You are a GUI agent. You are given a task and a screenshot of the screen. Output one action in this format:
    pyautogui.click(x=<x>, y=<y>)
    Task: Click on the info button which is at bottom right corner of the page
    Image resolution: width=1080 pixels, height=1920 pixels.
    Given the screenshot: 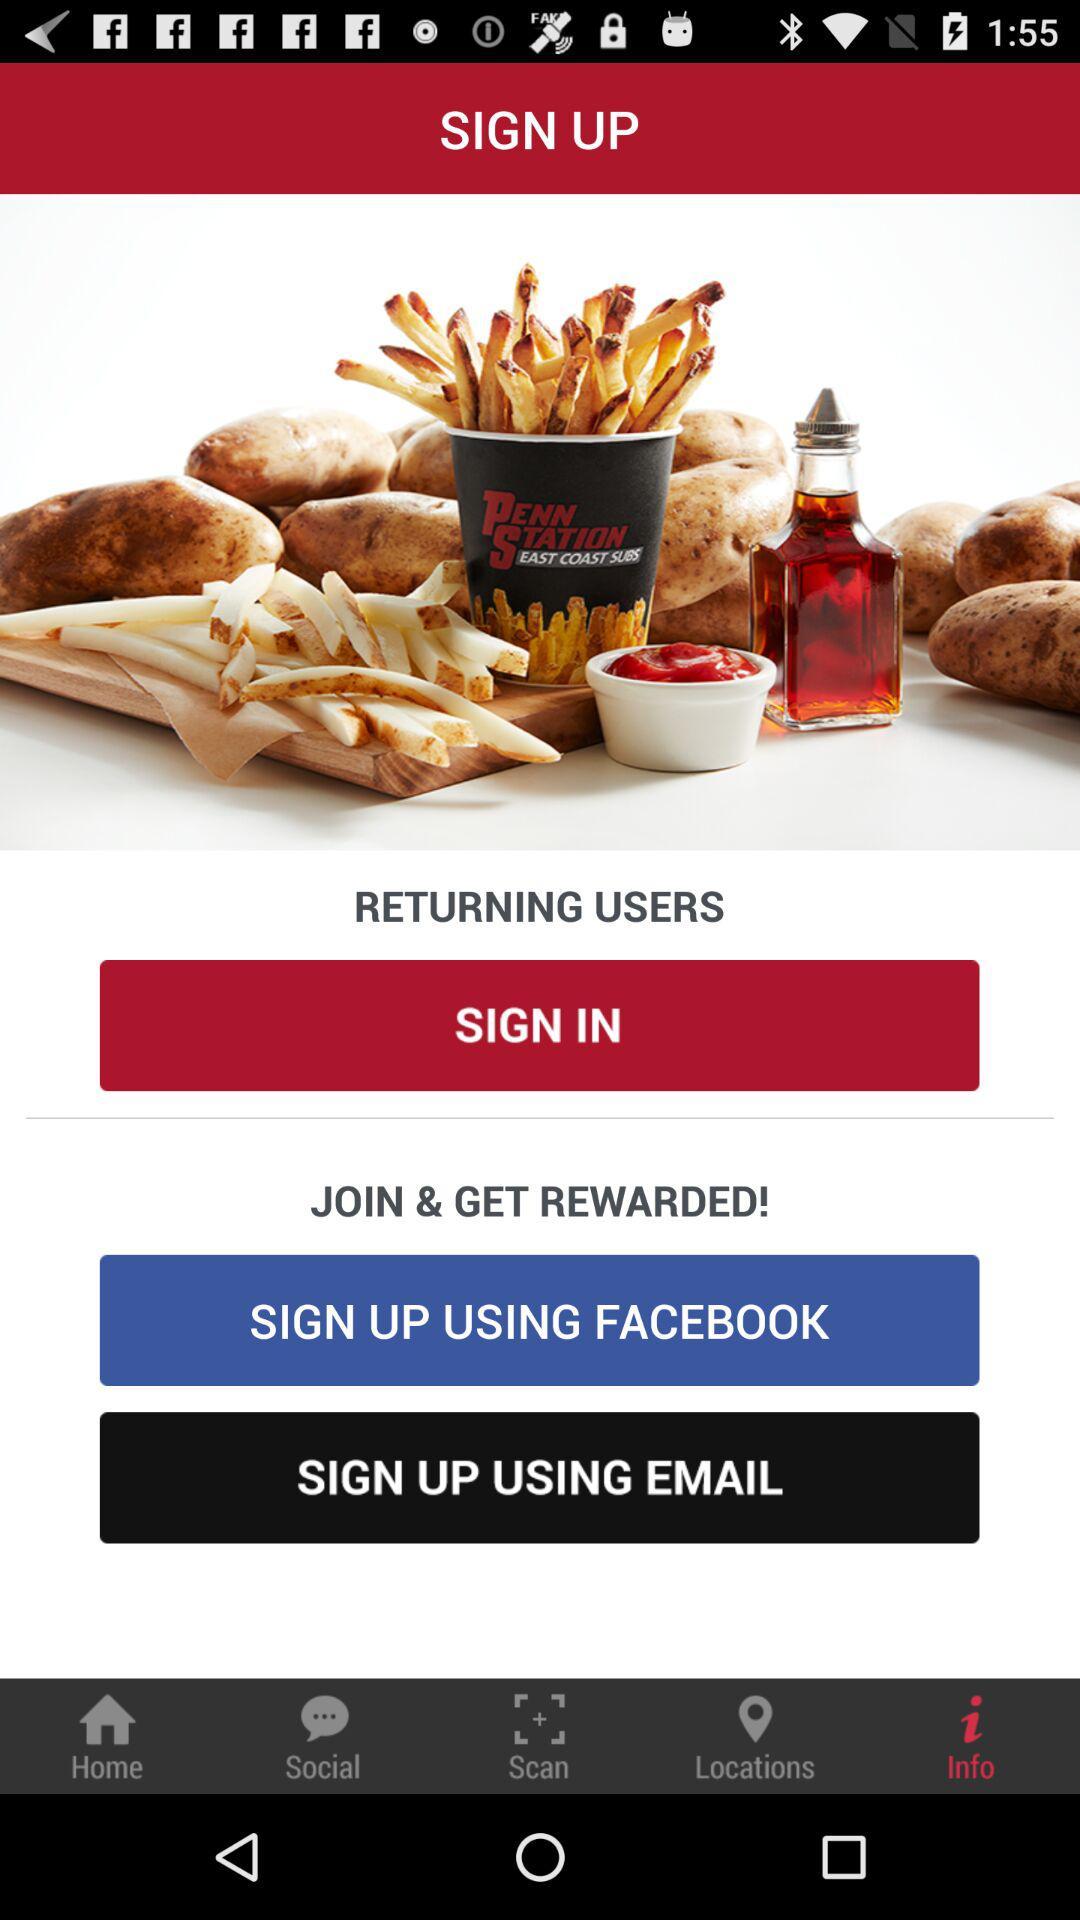 What is the action you would take?
    pyautogui.click(x=971, y=1735)
    